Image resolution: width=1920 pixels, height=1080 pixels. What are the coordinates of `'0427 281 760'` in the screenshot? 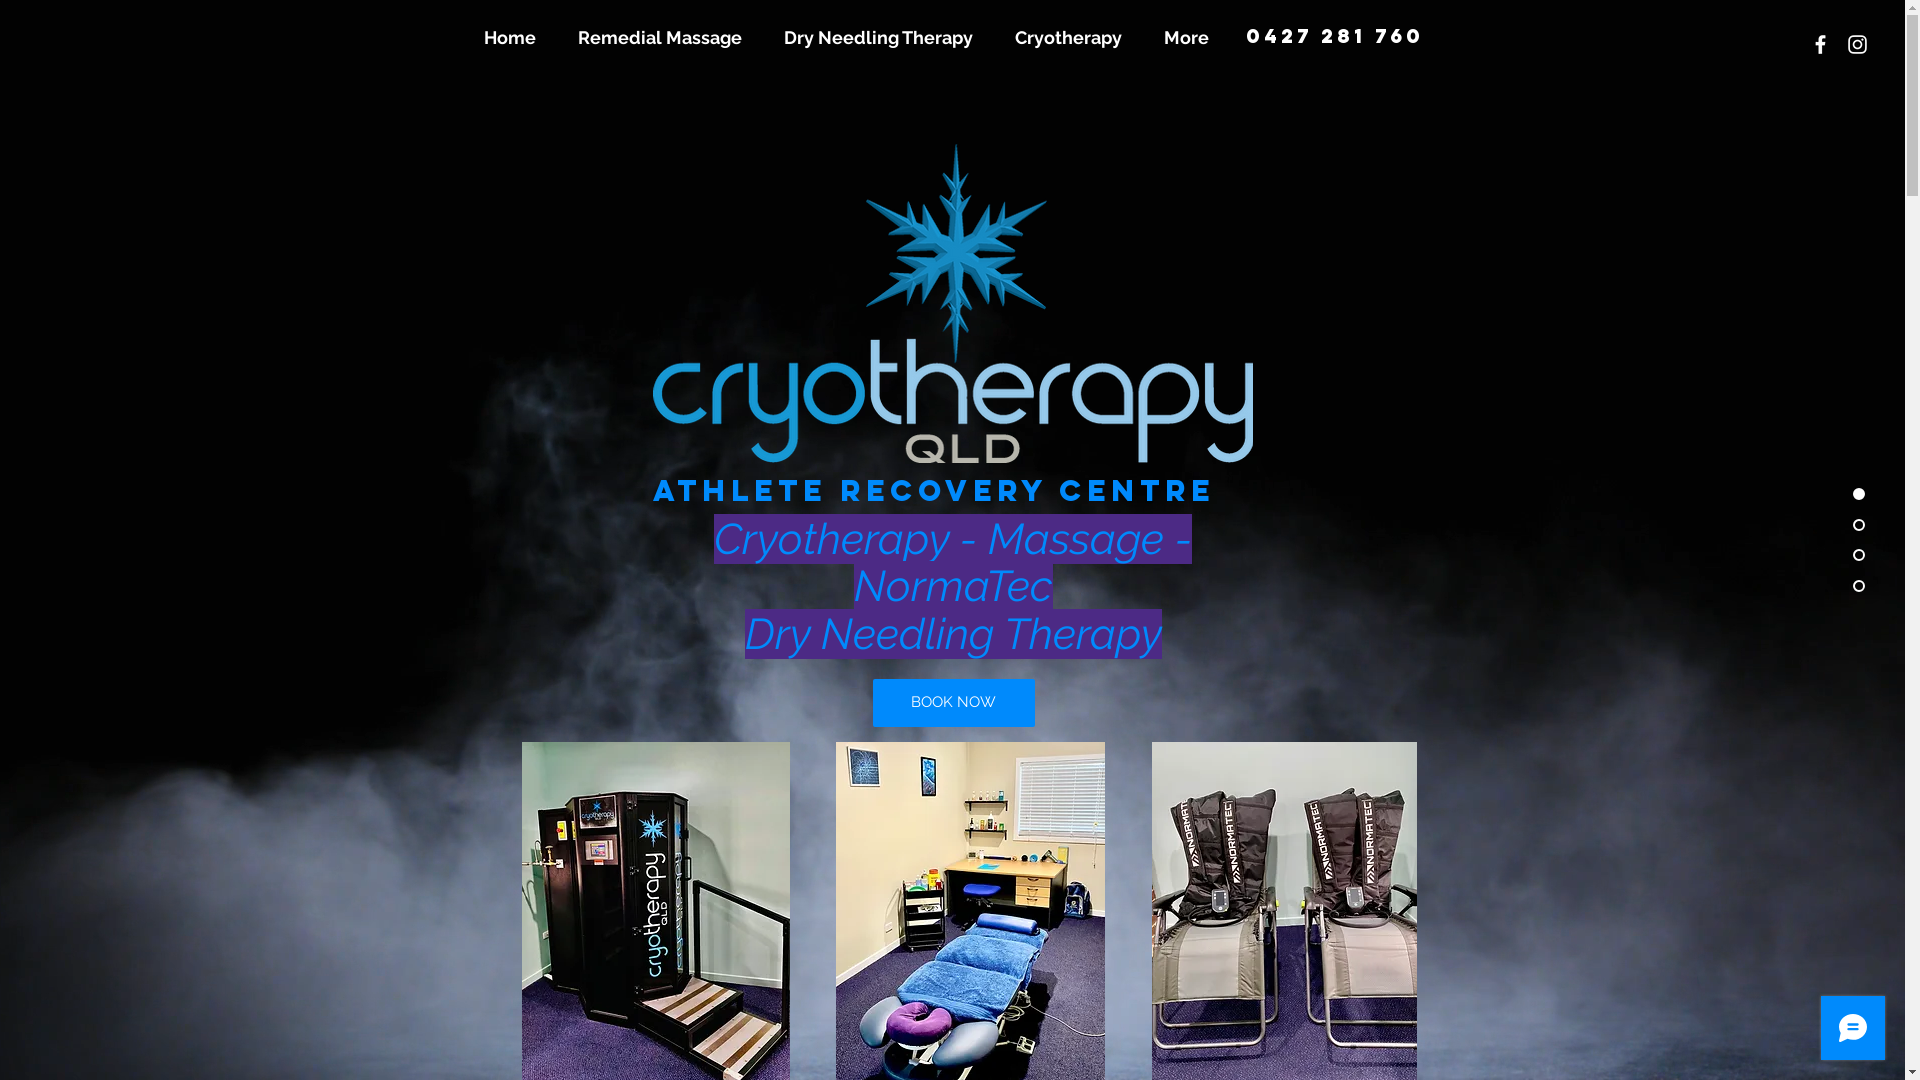 It's located at (1245, 35).